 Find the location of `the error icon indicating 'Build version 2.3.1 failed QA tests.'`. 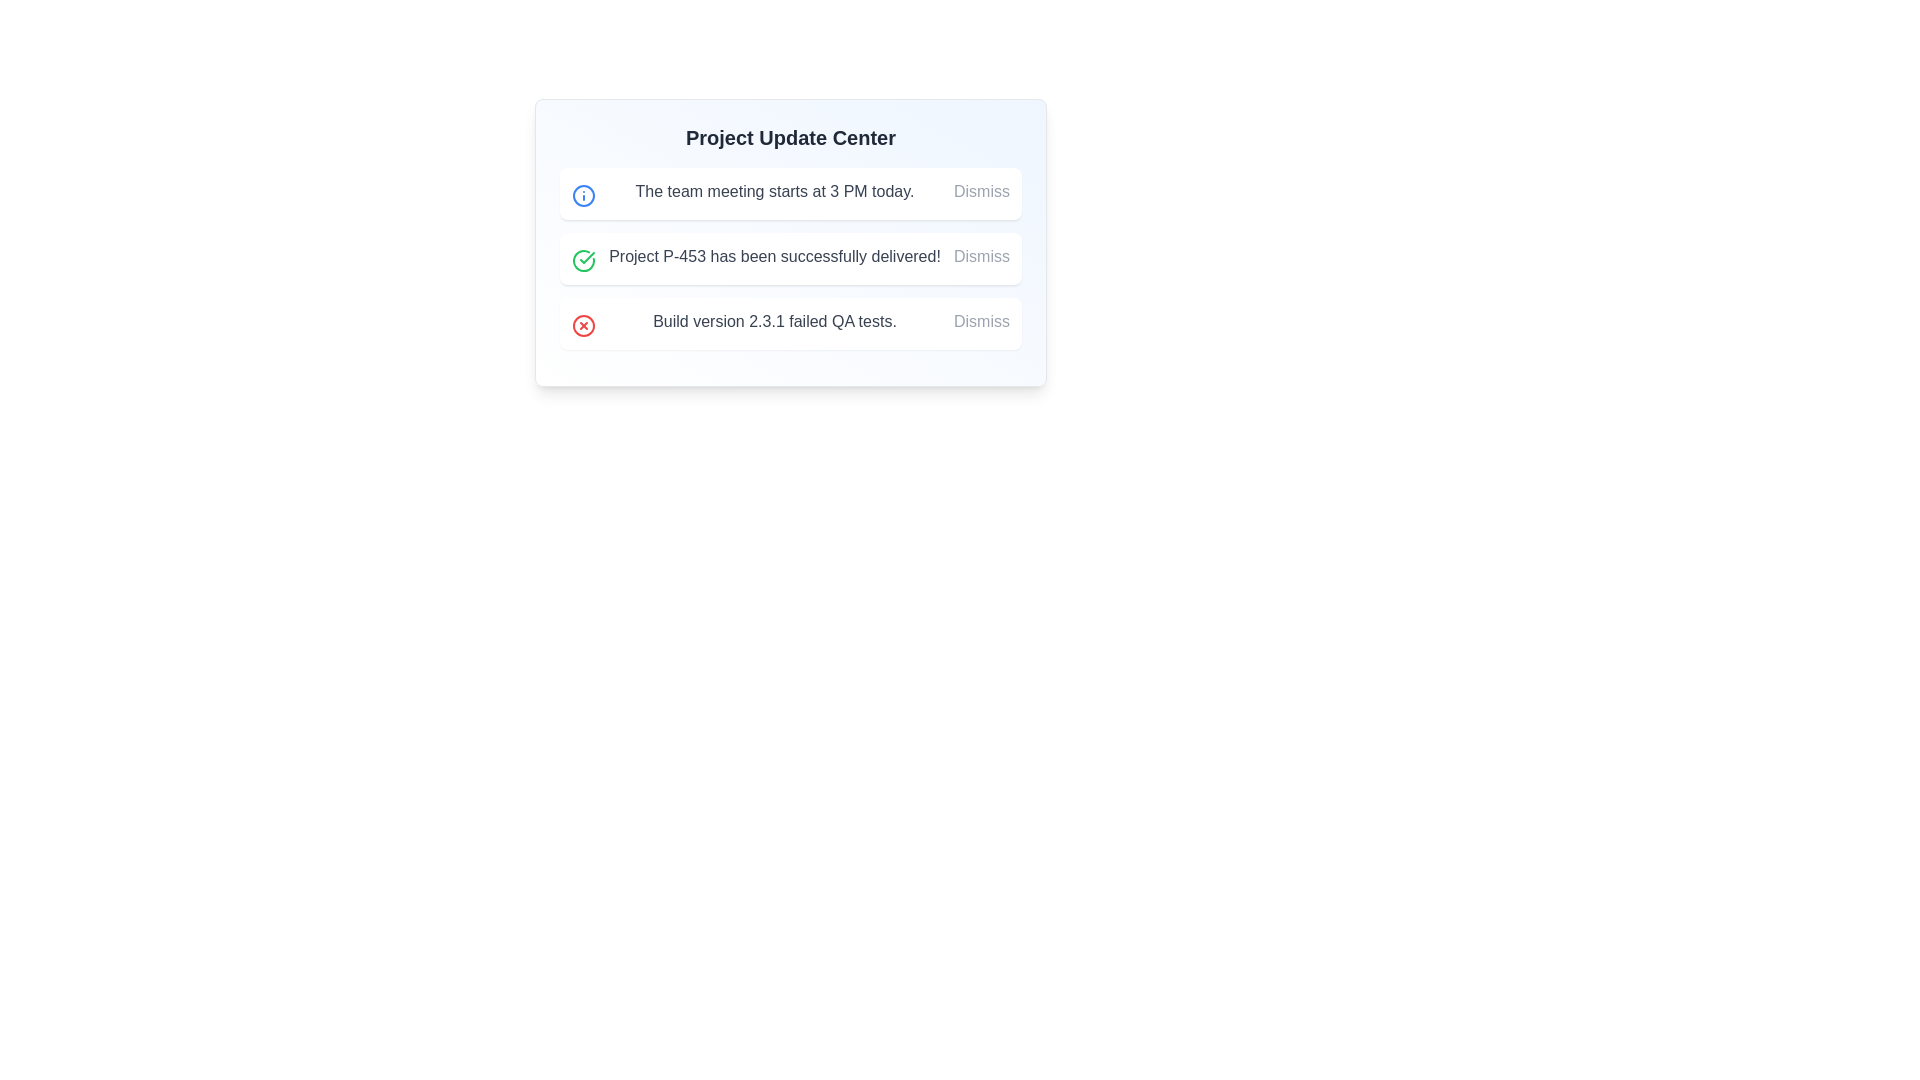

the error icon indicating 'Build version 2.3.1 failed QA tests.' is located at coordinates (583, 325).